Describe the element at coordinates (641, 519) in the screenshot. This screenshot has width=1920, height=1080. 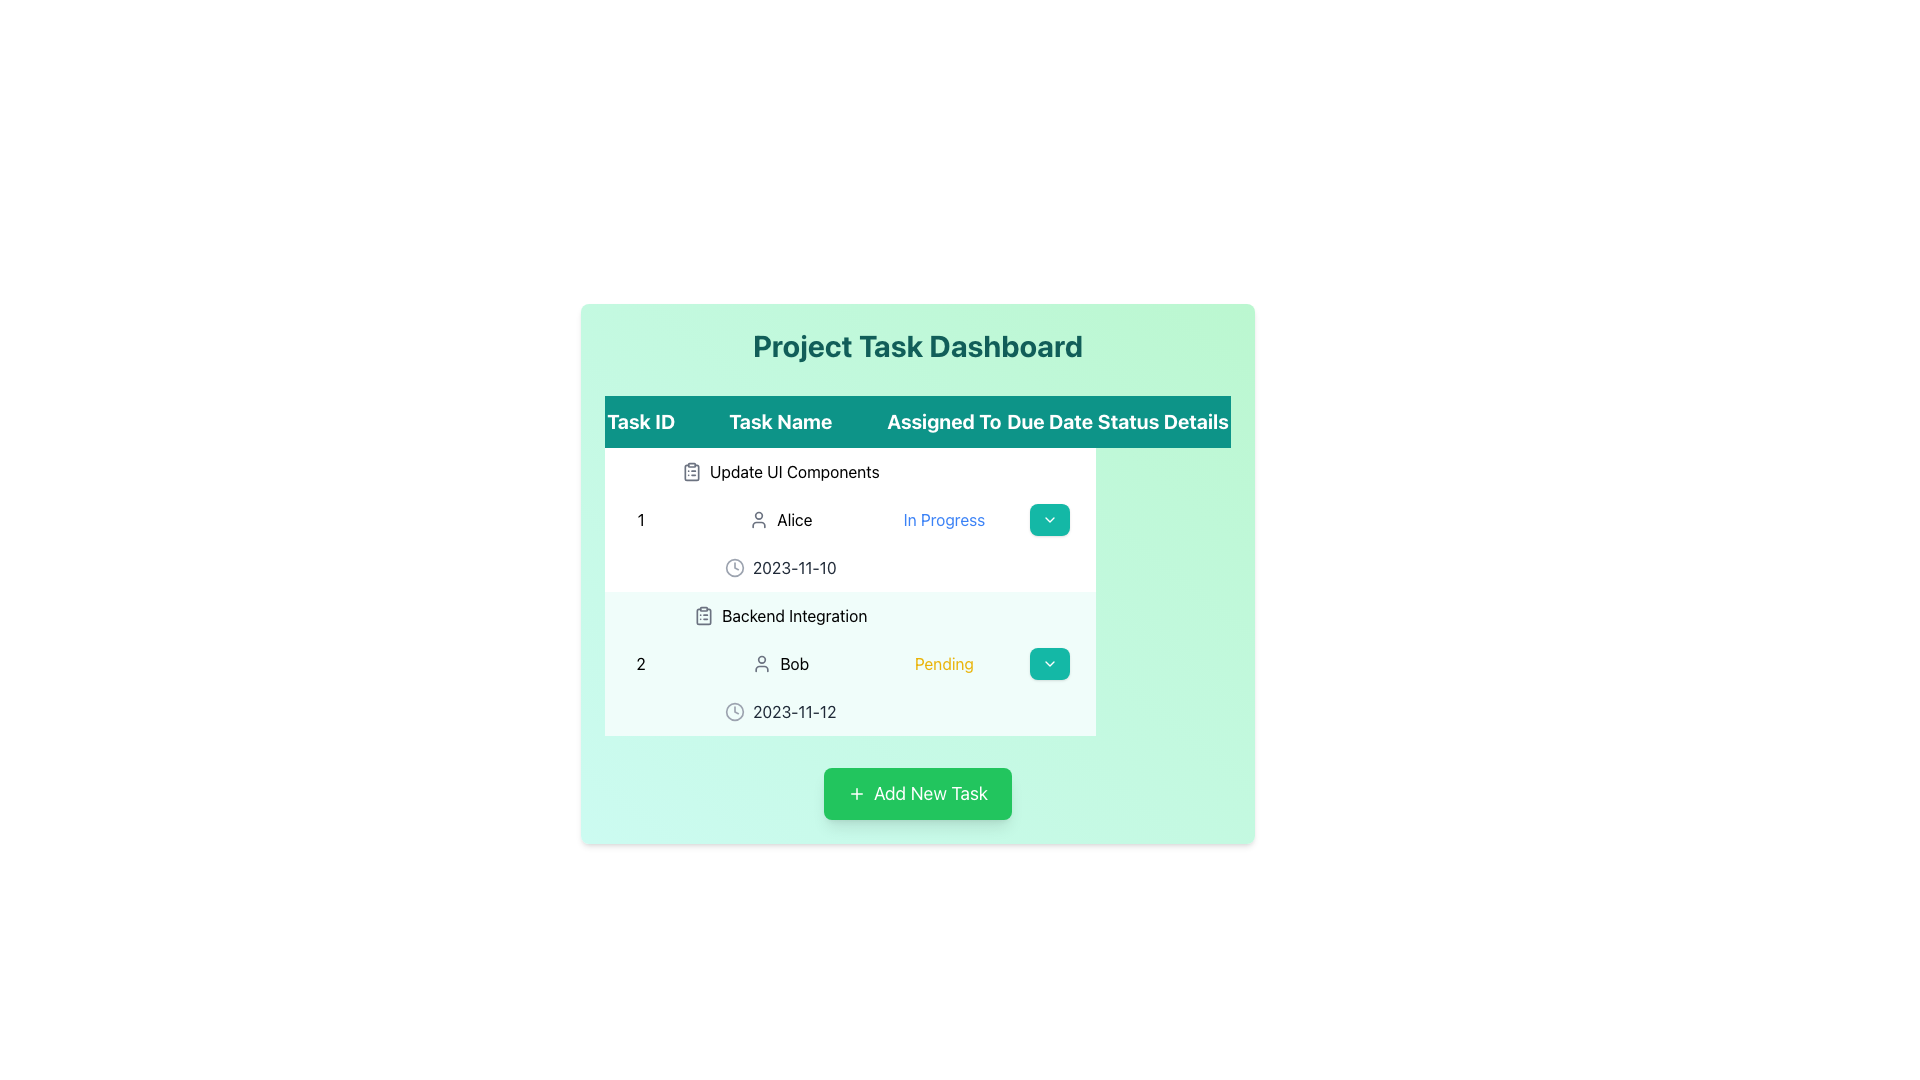
I see `the numeral '1' displayed in a clean, sans-serif font located in the first row under the 'Task ID' column` at that location.